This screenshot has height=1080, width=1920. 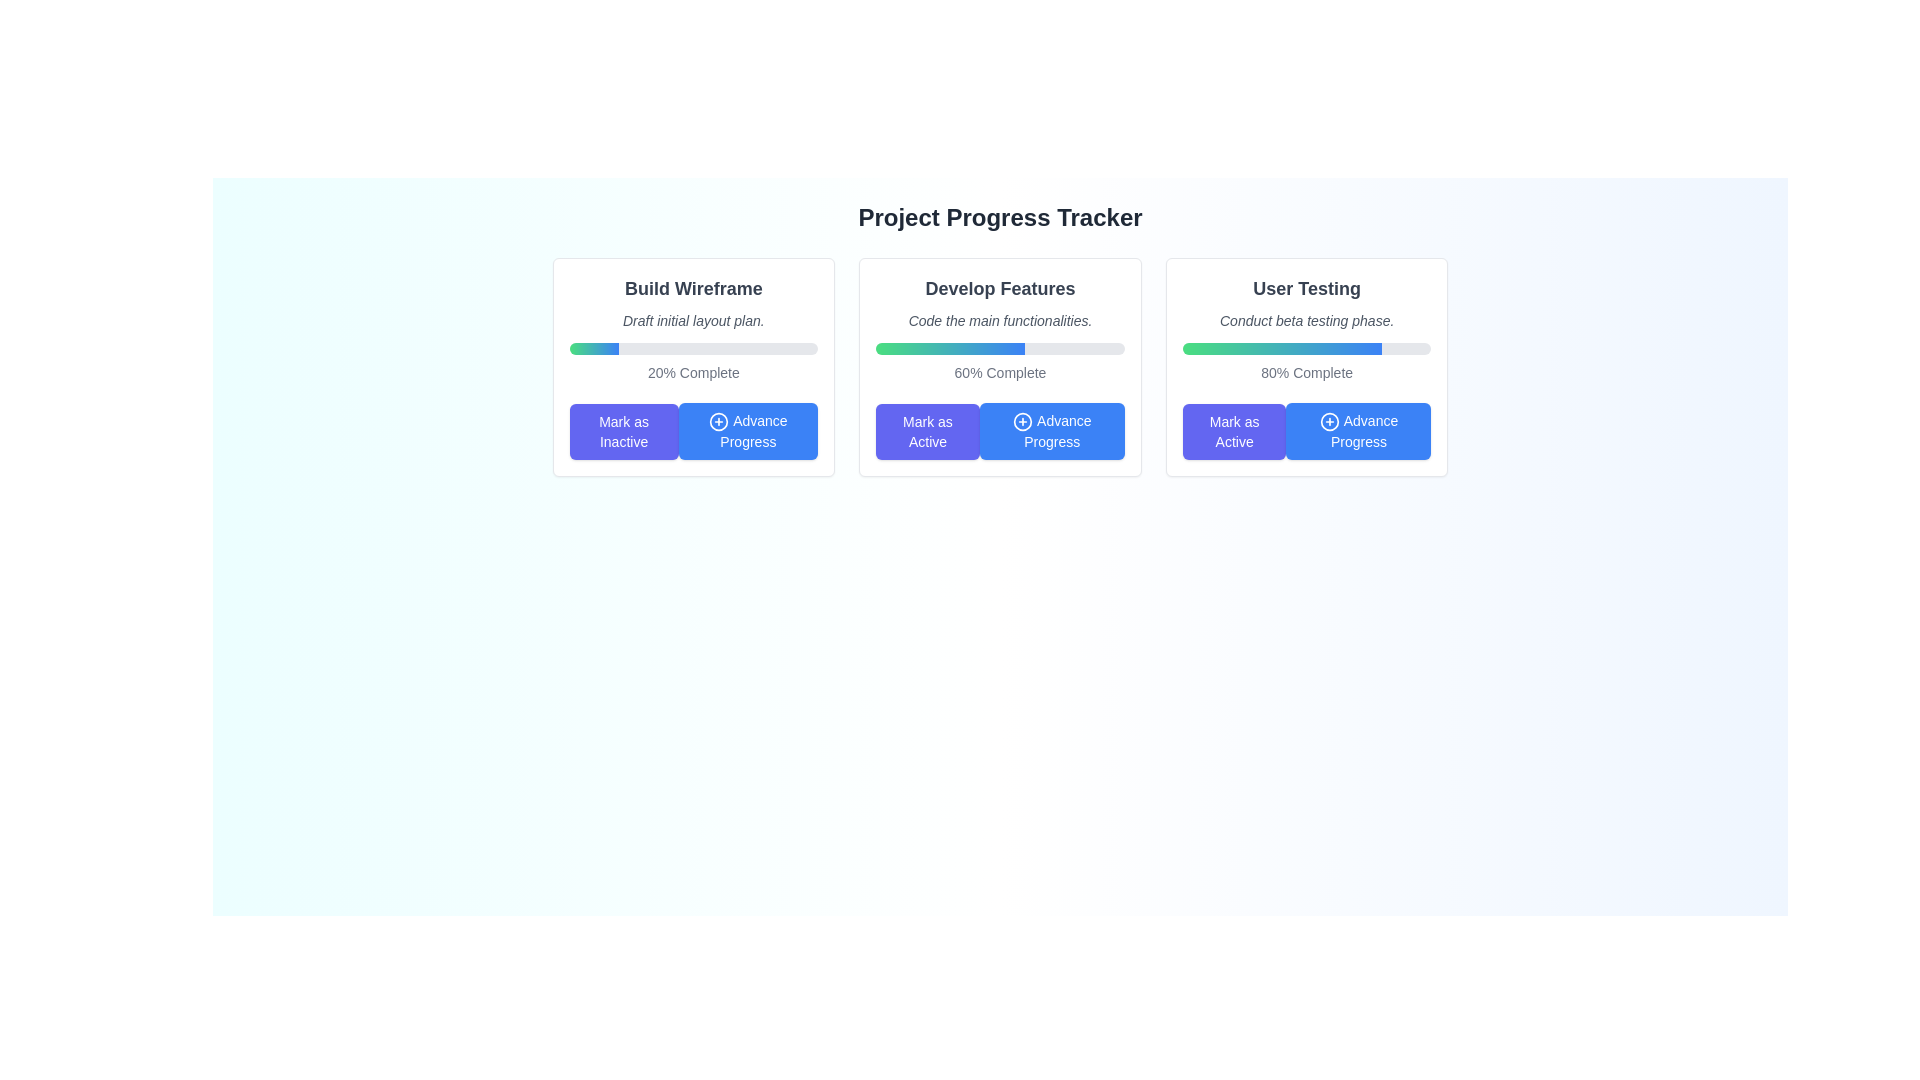 I want to click on the text display that shows the completion percentage of the 'Develop Features' task, located directly underneath the progress bar in the center of the second column, so click(x=1000, y=373).